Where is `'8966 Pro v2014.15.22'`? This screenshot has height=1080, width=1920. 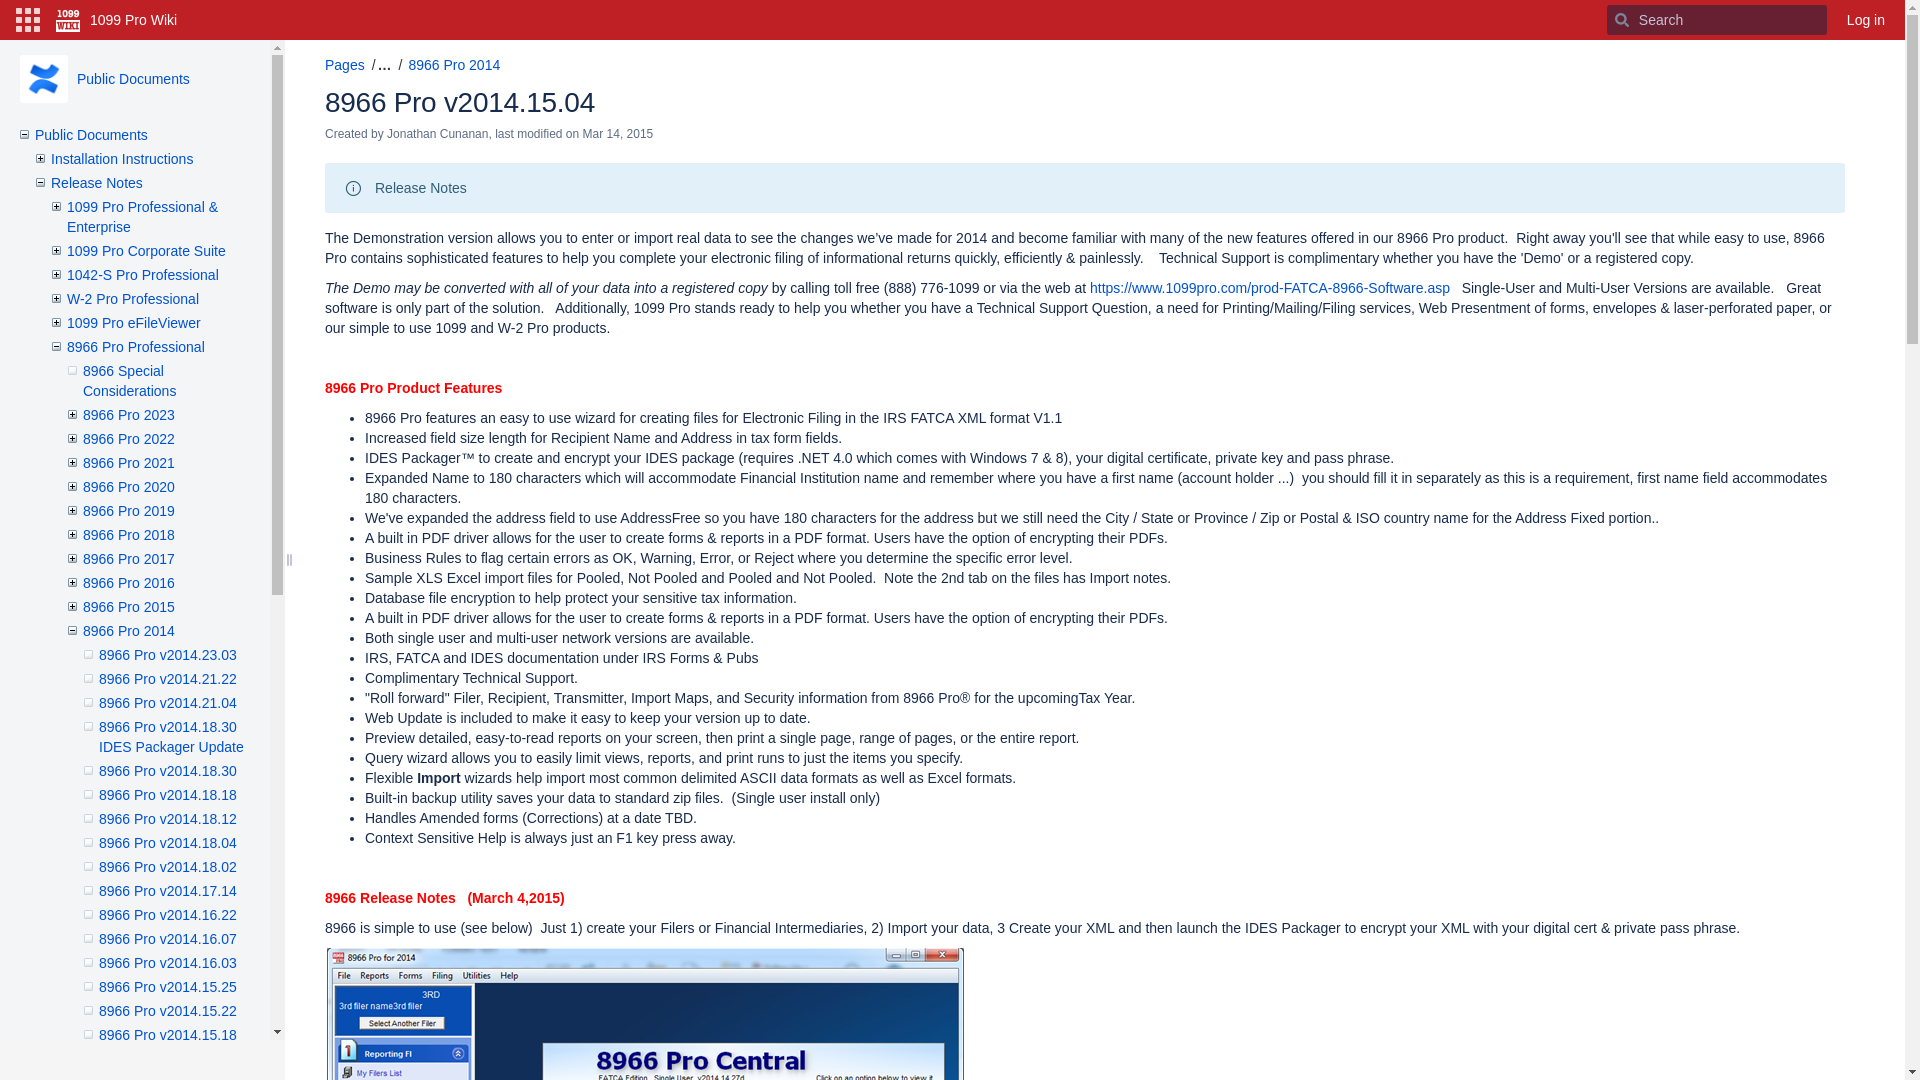 '8966 Pro v2014.15.22' is located at coordinates (168, 1010).